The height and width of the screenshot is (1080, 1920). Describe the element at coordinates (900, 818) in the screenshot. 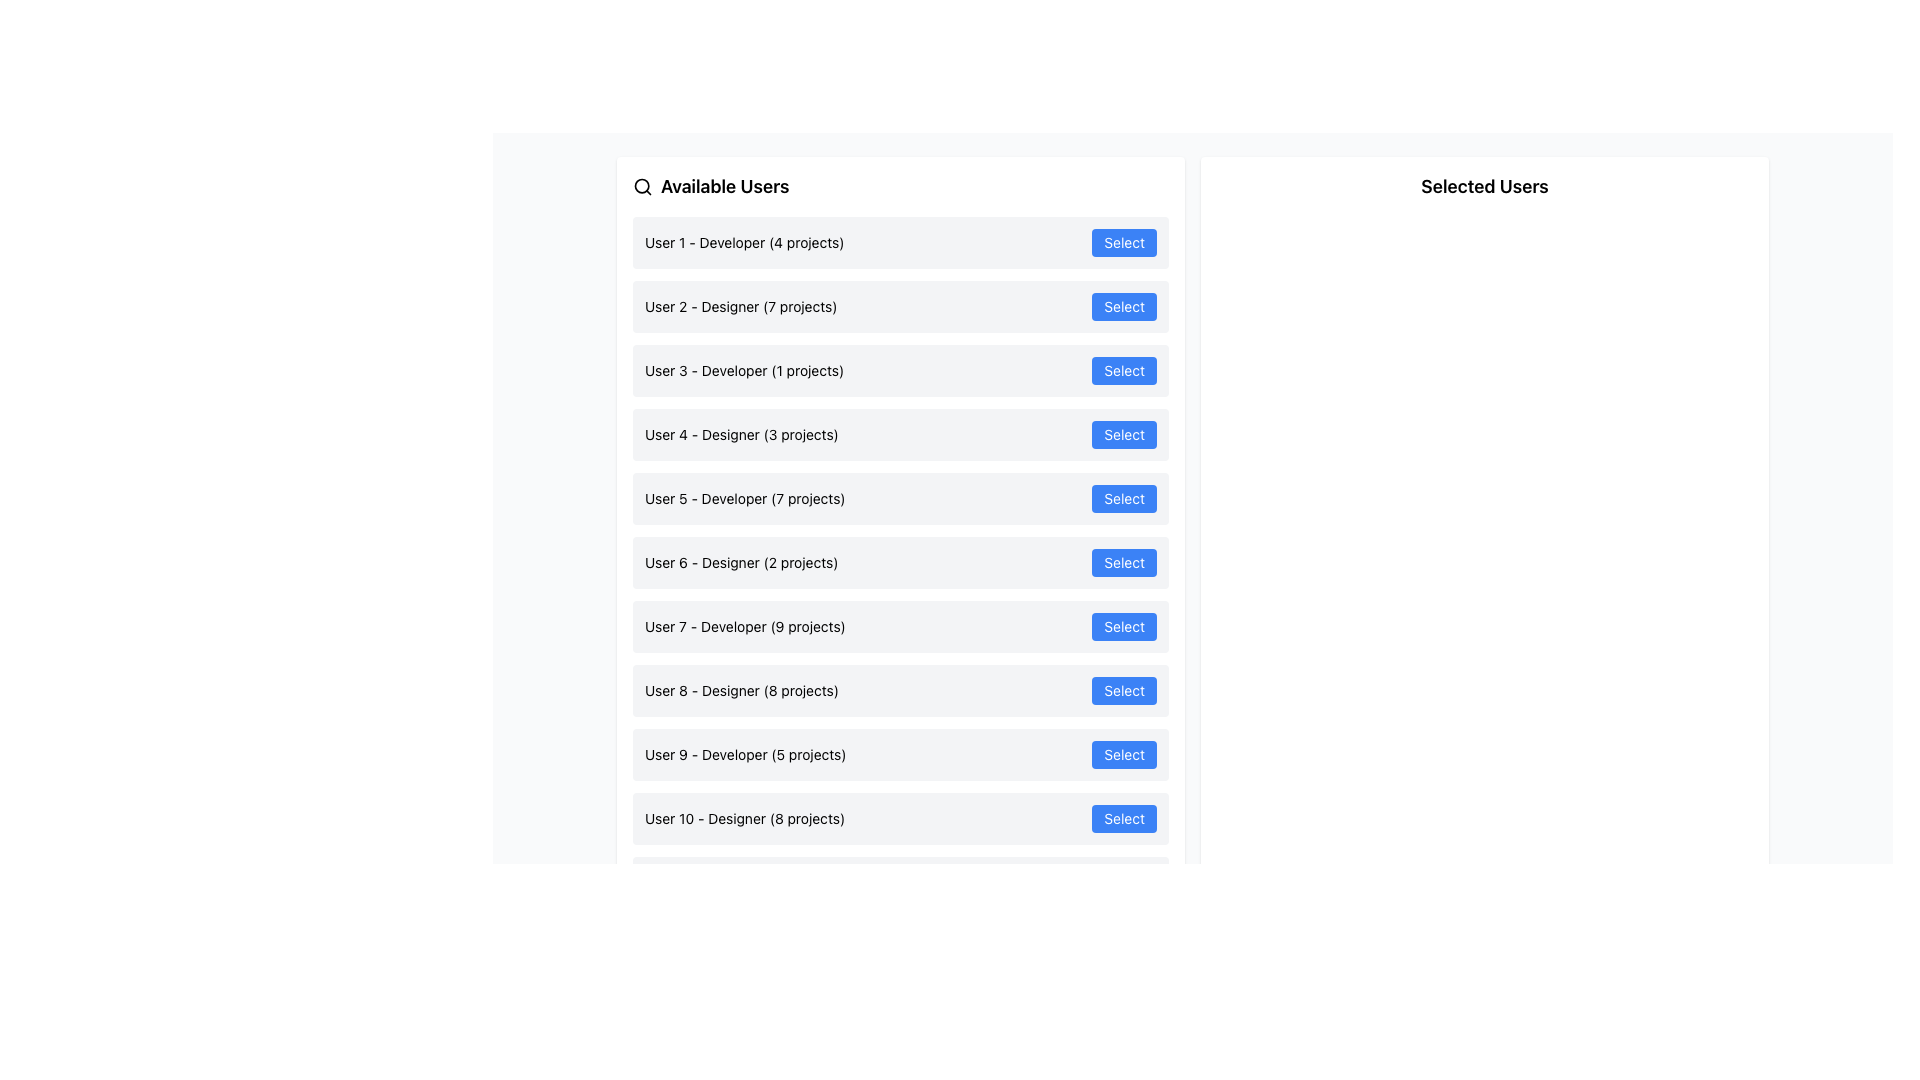

I see `the 'Select' button on the 10th list item representing a user in the 'Available Users' section to choose this user for further actions` at that location.